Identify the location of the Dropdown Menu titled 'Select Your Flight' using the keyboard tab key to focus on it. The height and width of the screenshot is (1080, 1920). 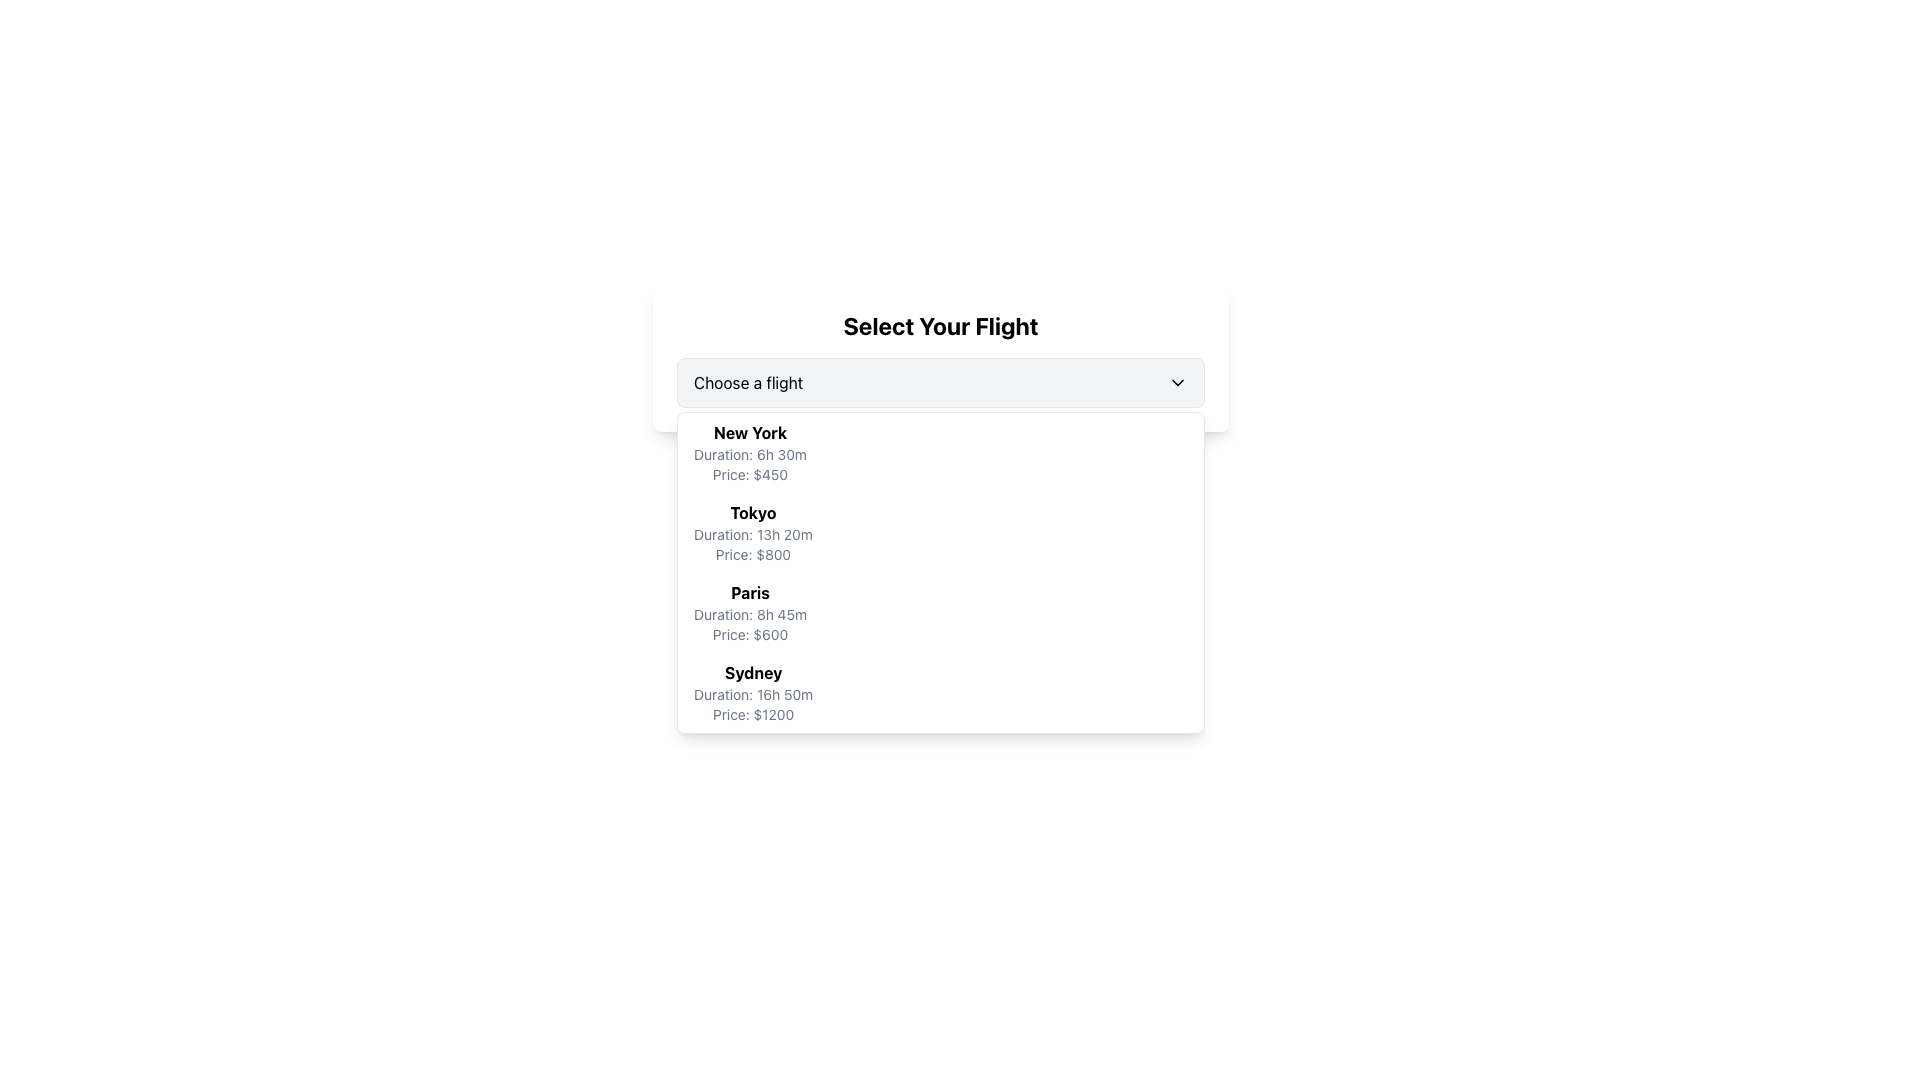
(939, 357).